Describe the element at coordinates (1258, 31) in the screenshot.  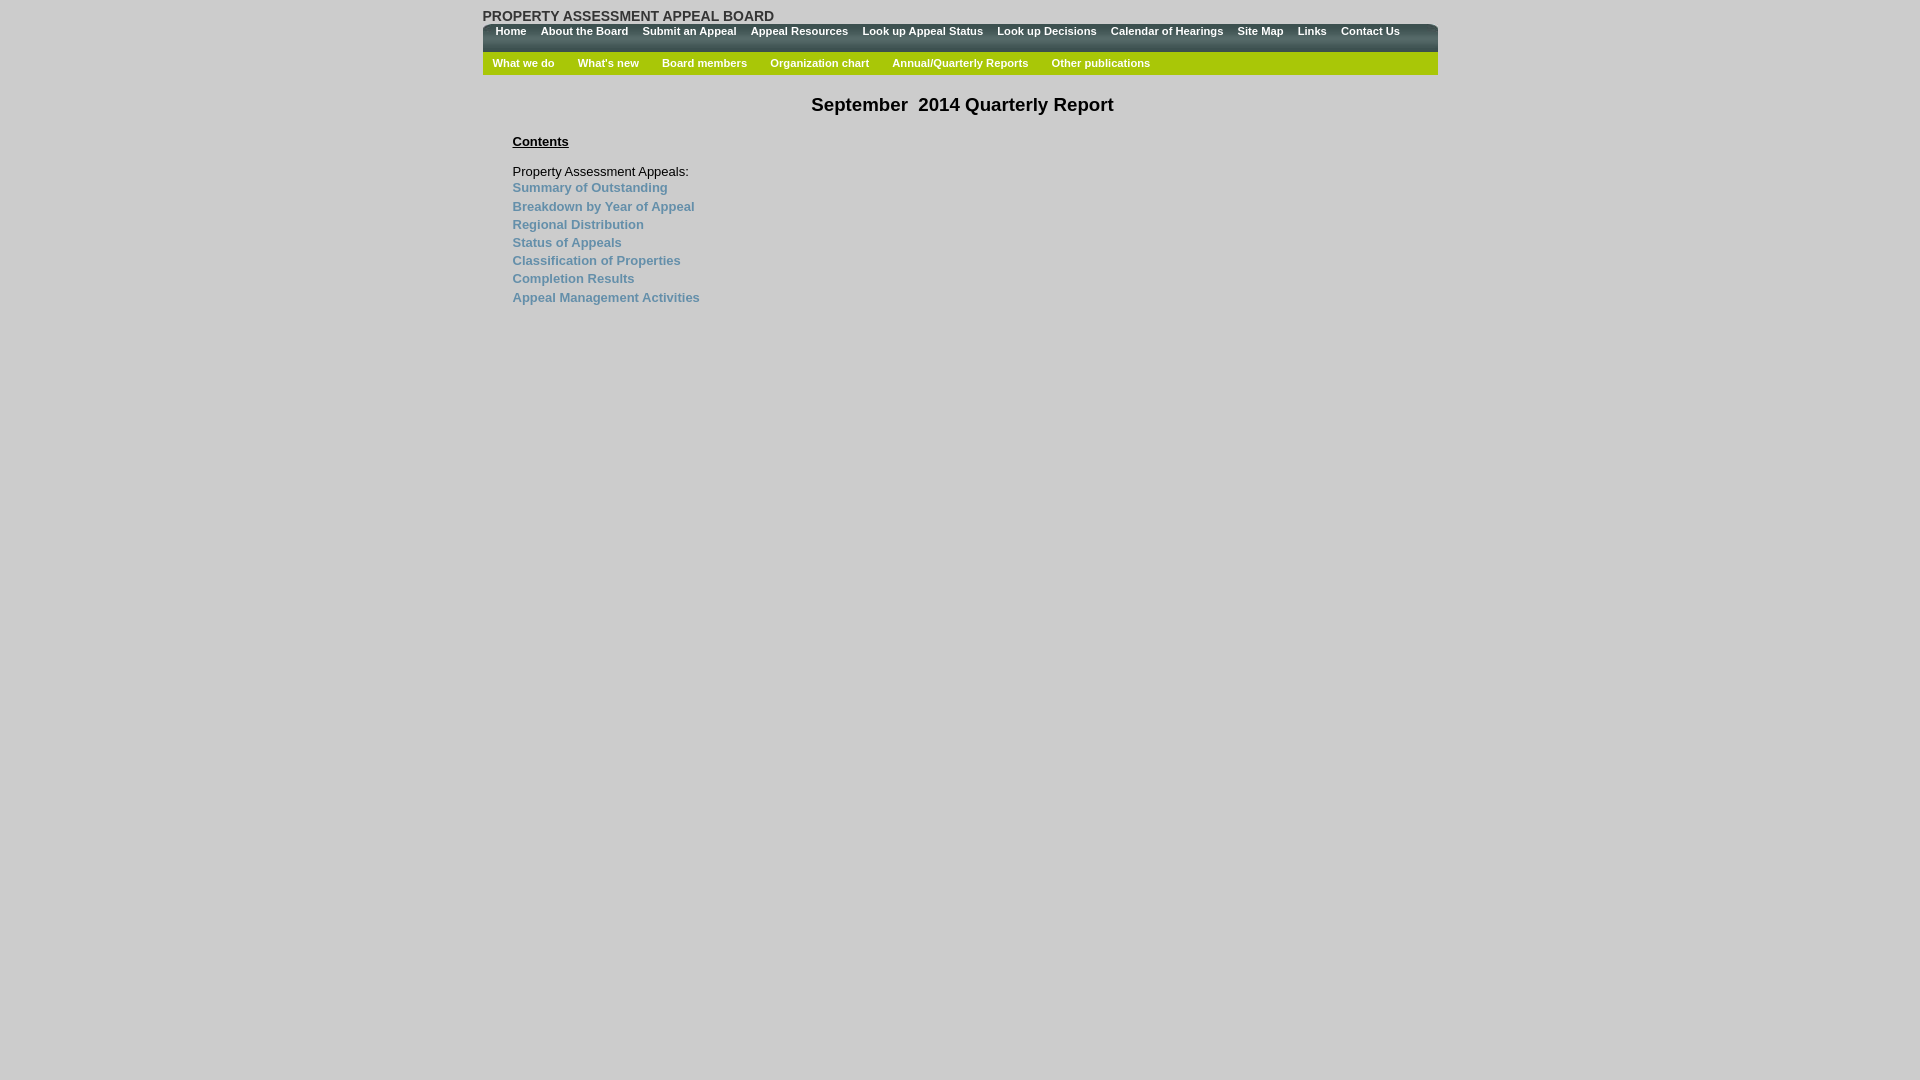
I see `'Site Map'` at that location.